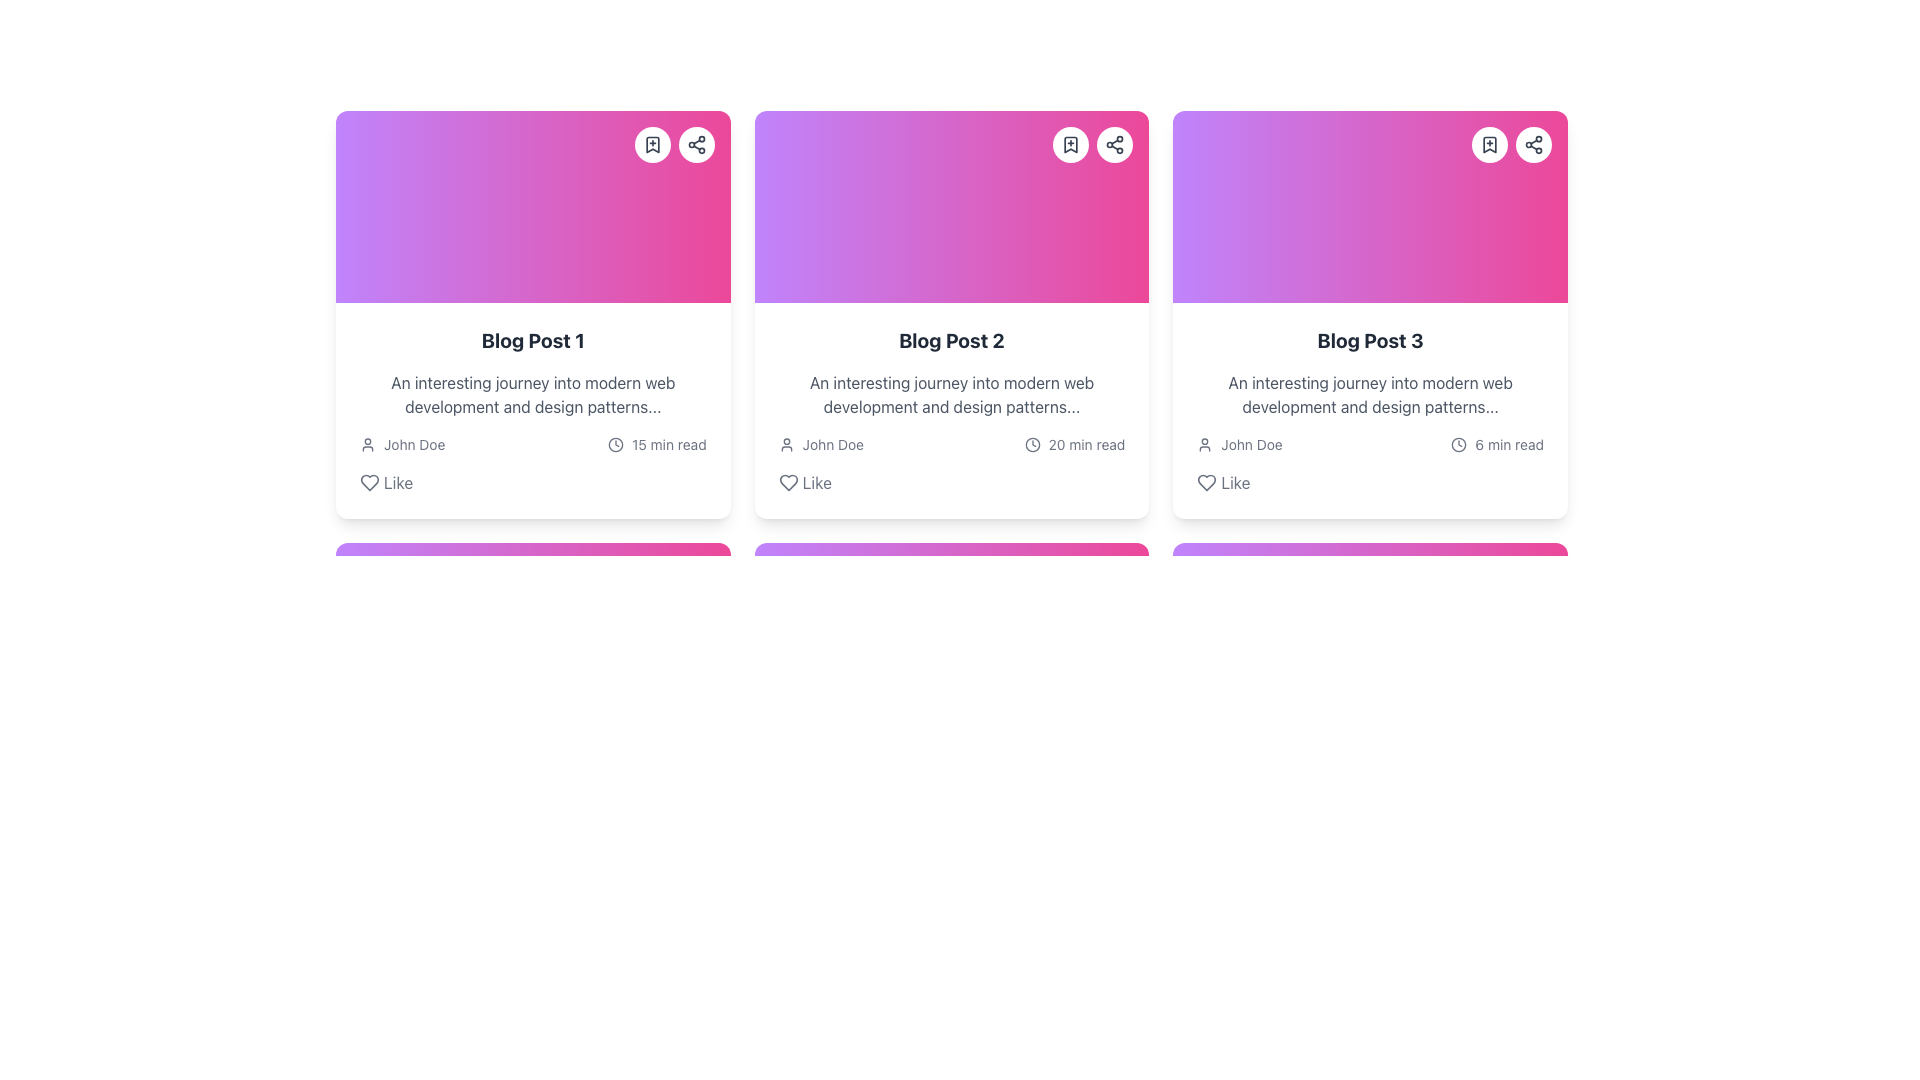 This screenshot has width=1920, height=1080. What do you see at coordinates (386, 482) in the screenshot?
I see `the 'Like' button located at the bottom of the 'Blog Post 1' card to indicate preference for the content` at bounding box center [386, 482].